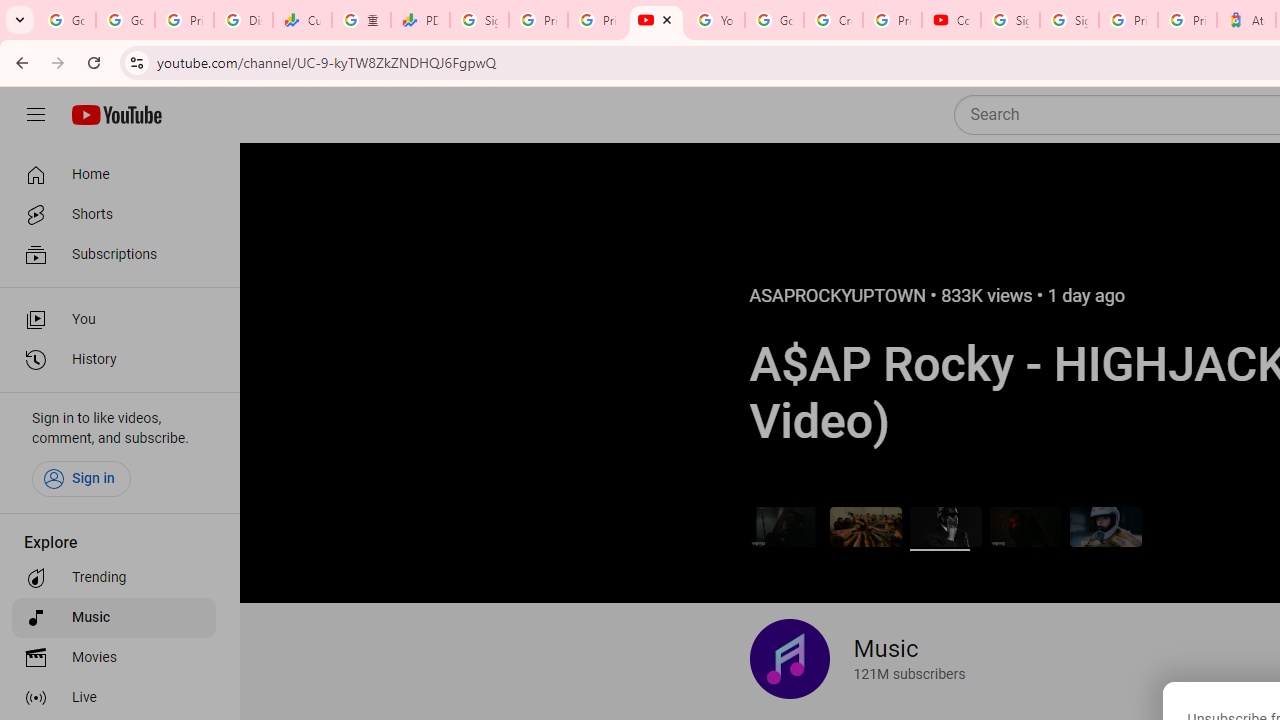 The width and height of the screenshot is (1280, 720). What do you see at coordinates (112, 253) in the screenshot?
I see `'Subscriptions'` at bounding box center [112, 253].